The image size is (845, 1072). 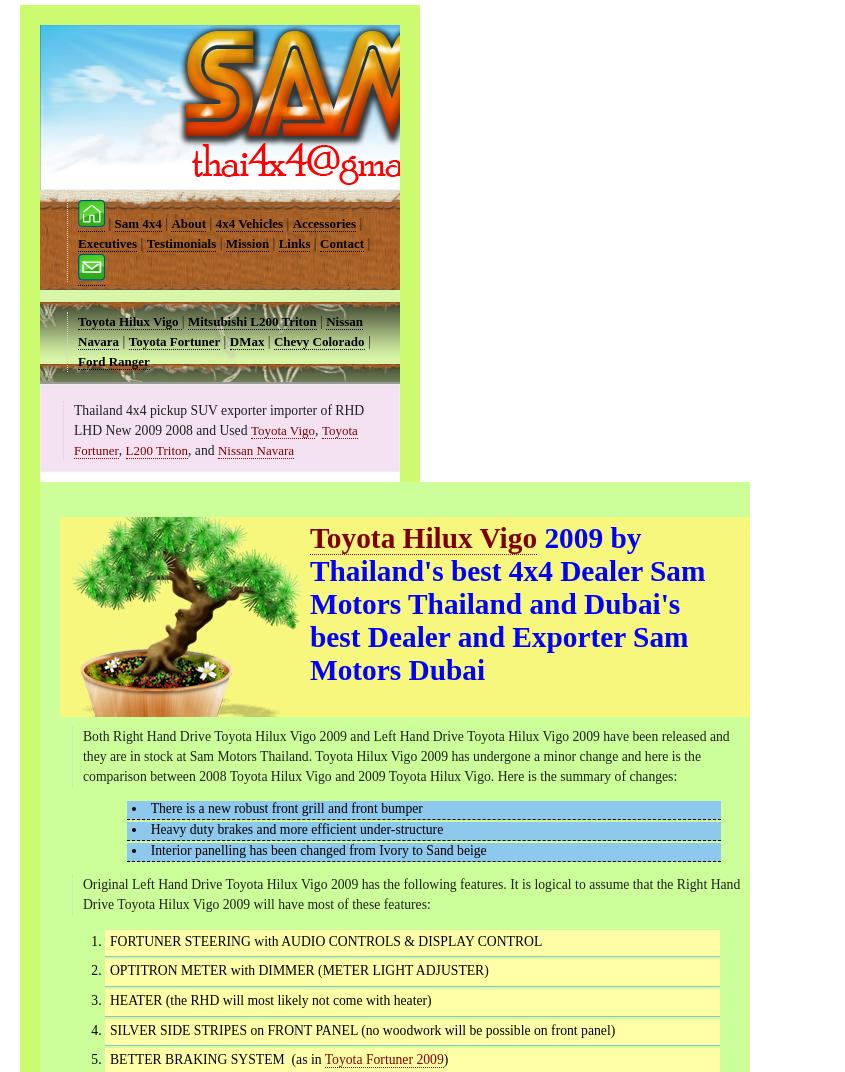 What do you see at coordinates (179, 243) in the screenshot?
I see `'Testimonials'` at bounding box center [179, 243].